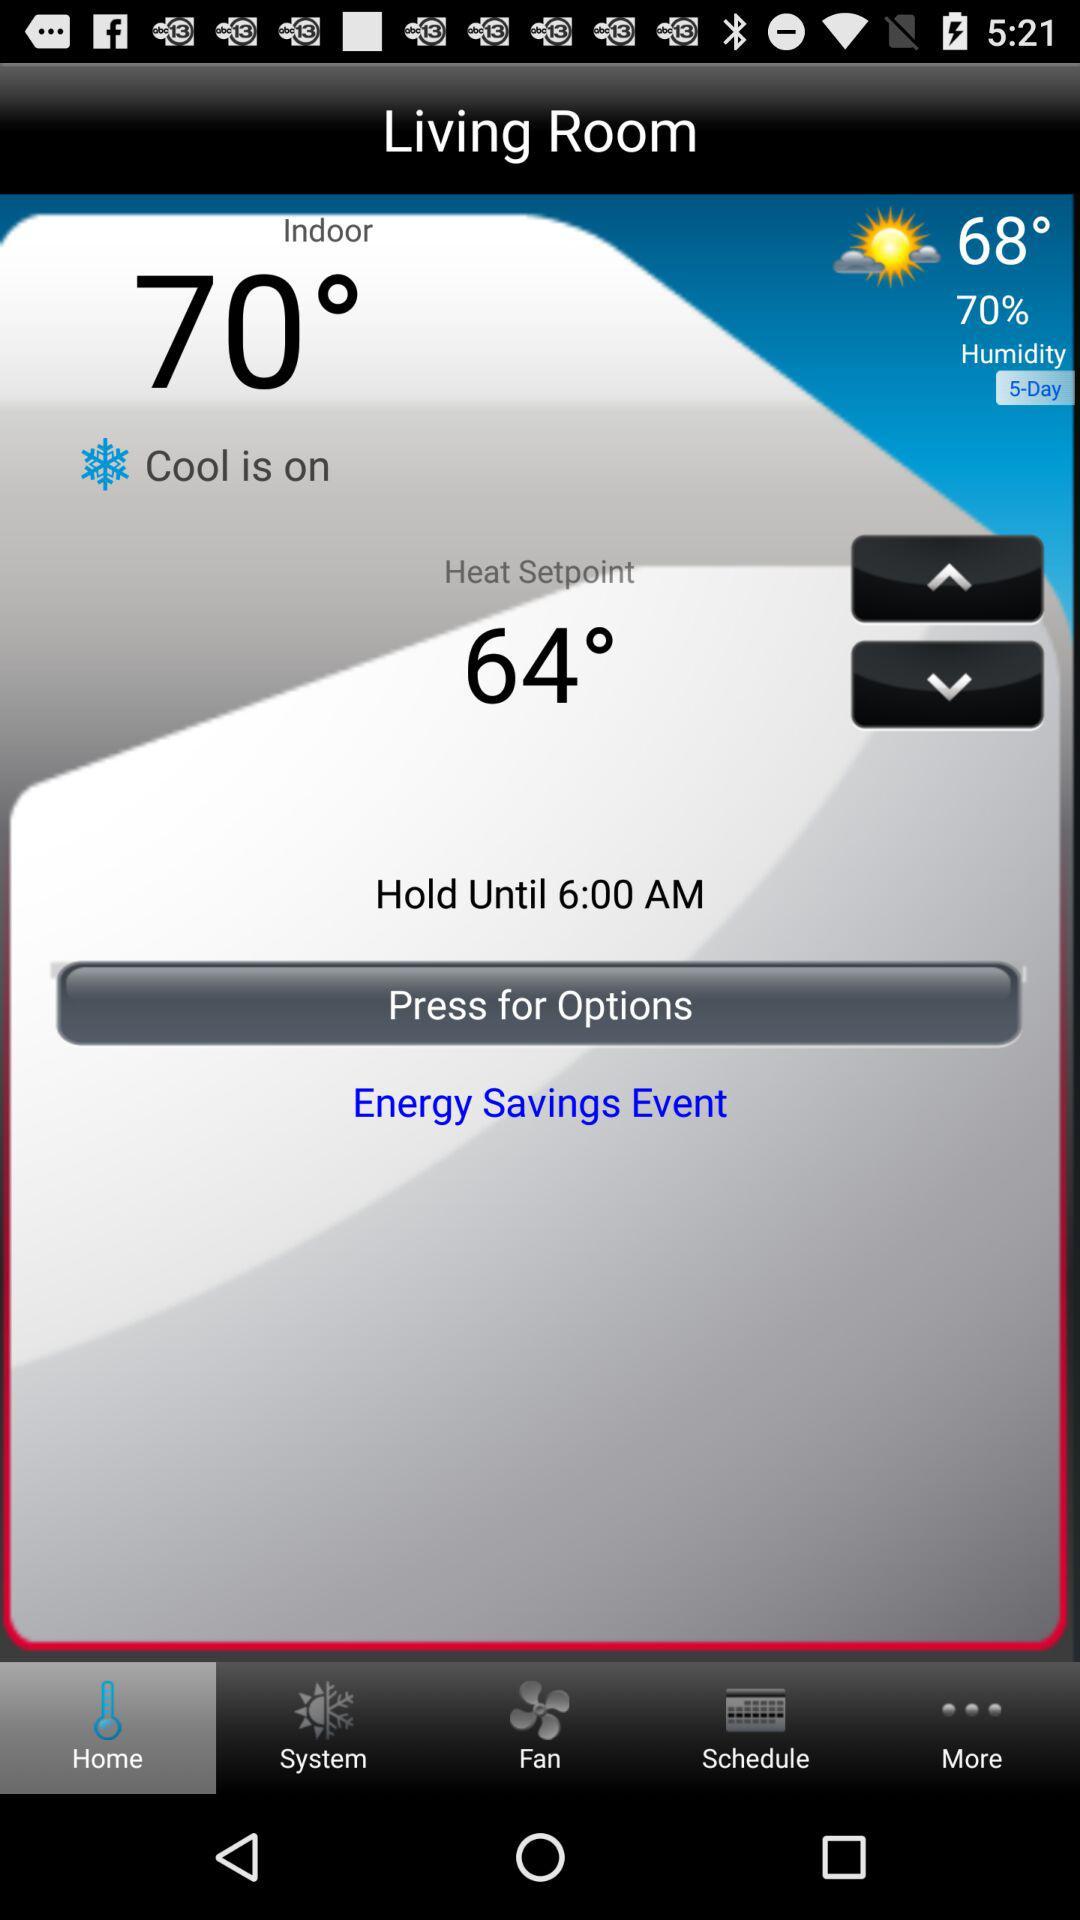 The width and height of the screenshot is (1080, 1920). What do you see at coordinates (540, 1100) in the screenshot?
I see `the icon below the press for options icon` at bounding box center [540, 1100].